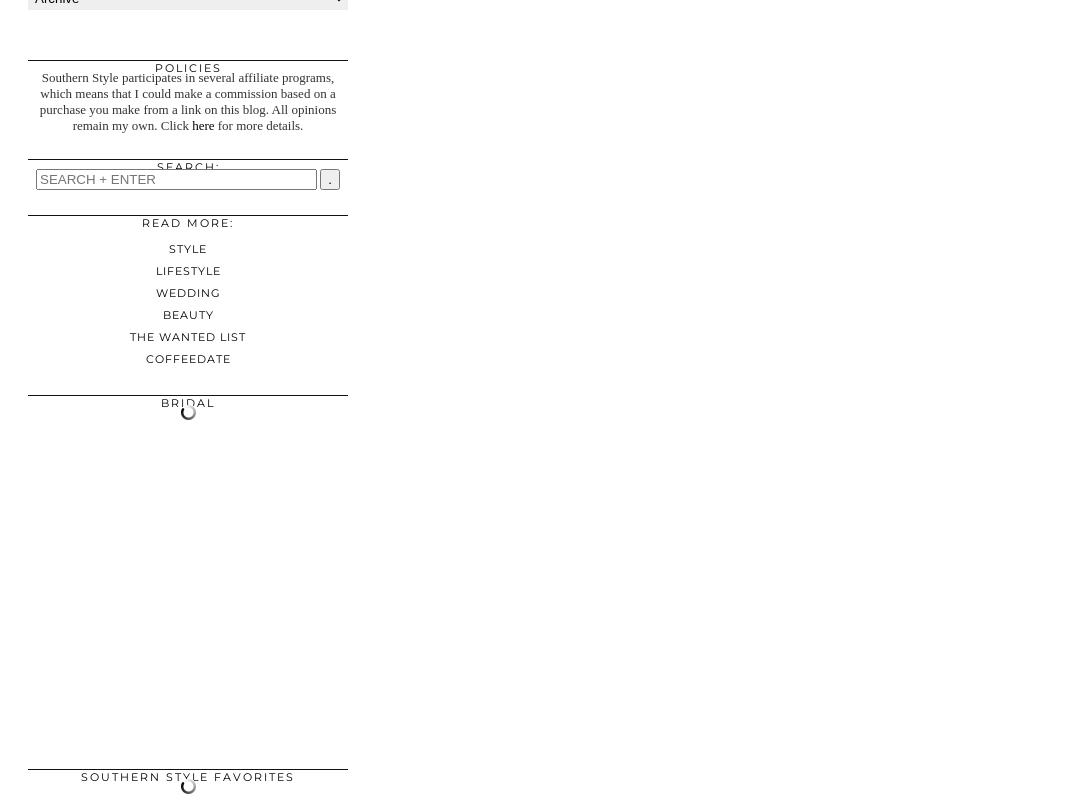 Image resolution: width=1088 pixels, height=811 pixels. Describe the element at coordinates (186, 166) in the screenshot. I see `'Search:'` at that location.